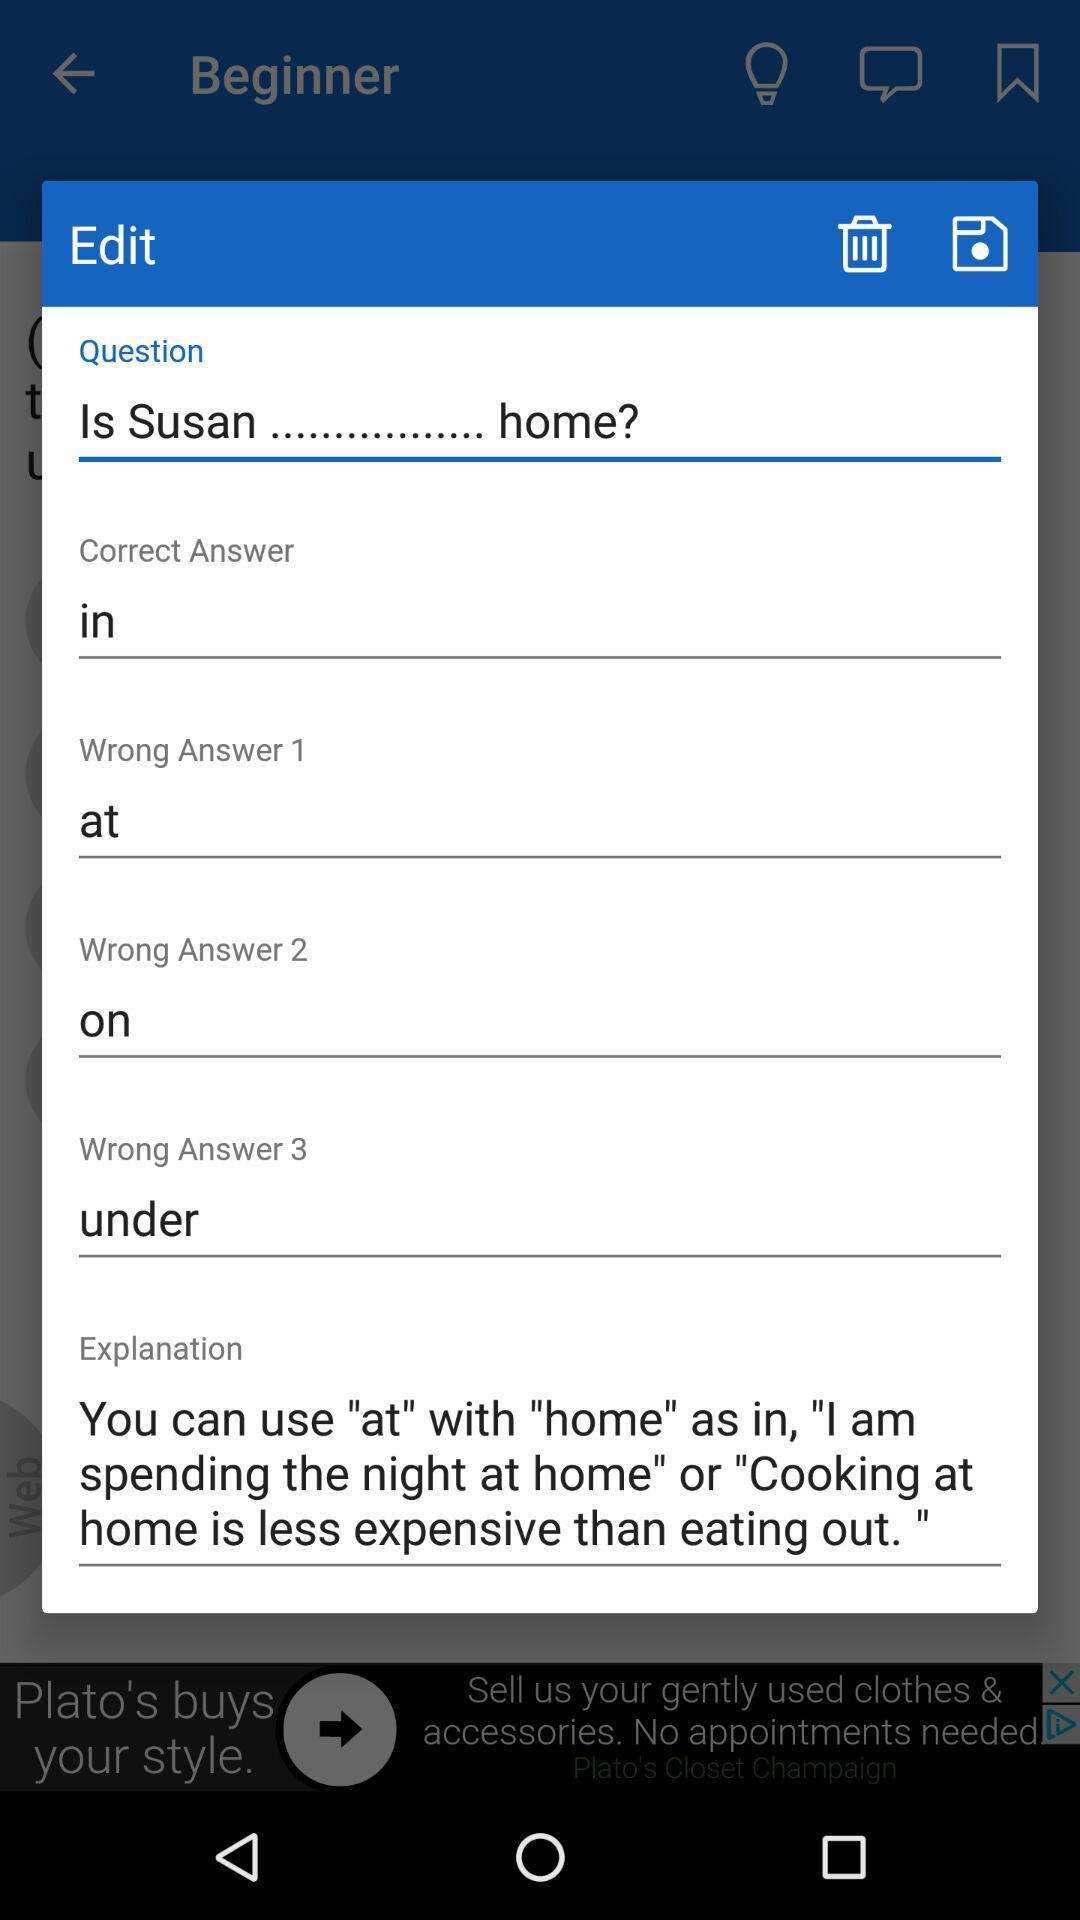 The width and height of the screenshot is (1080, 1920). Describe the element at coordinates (979, 242) in the screenshot. I see `button` at that location.